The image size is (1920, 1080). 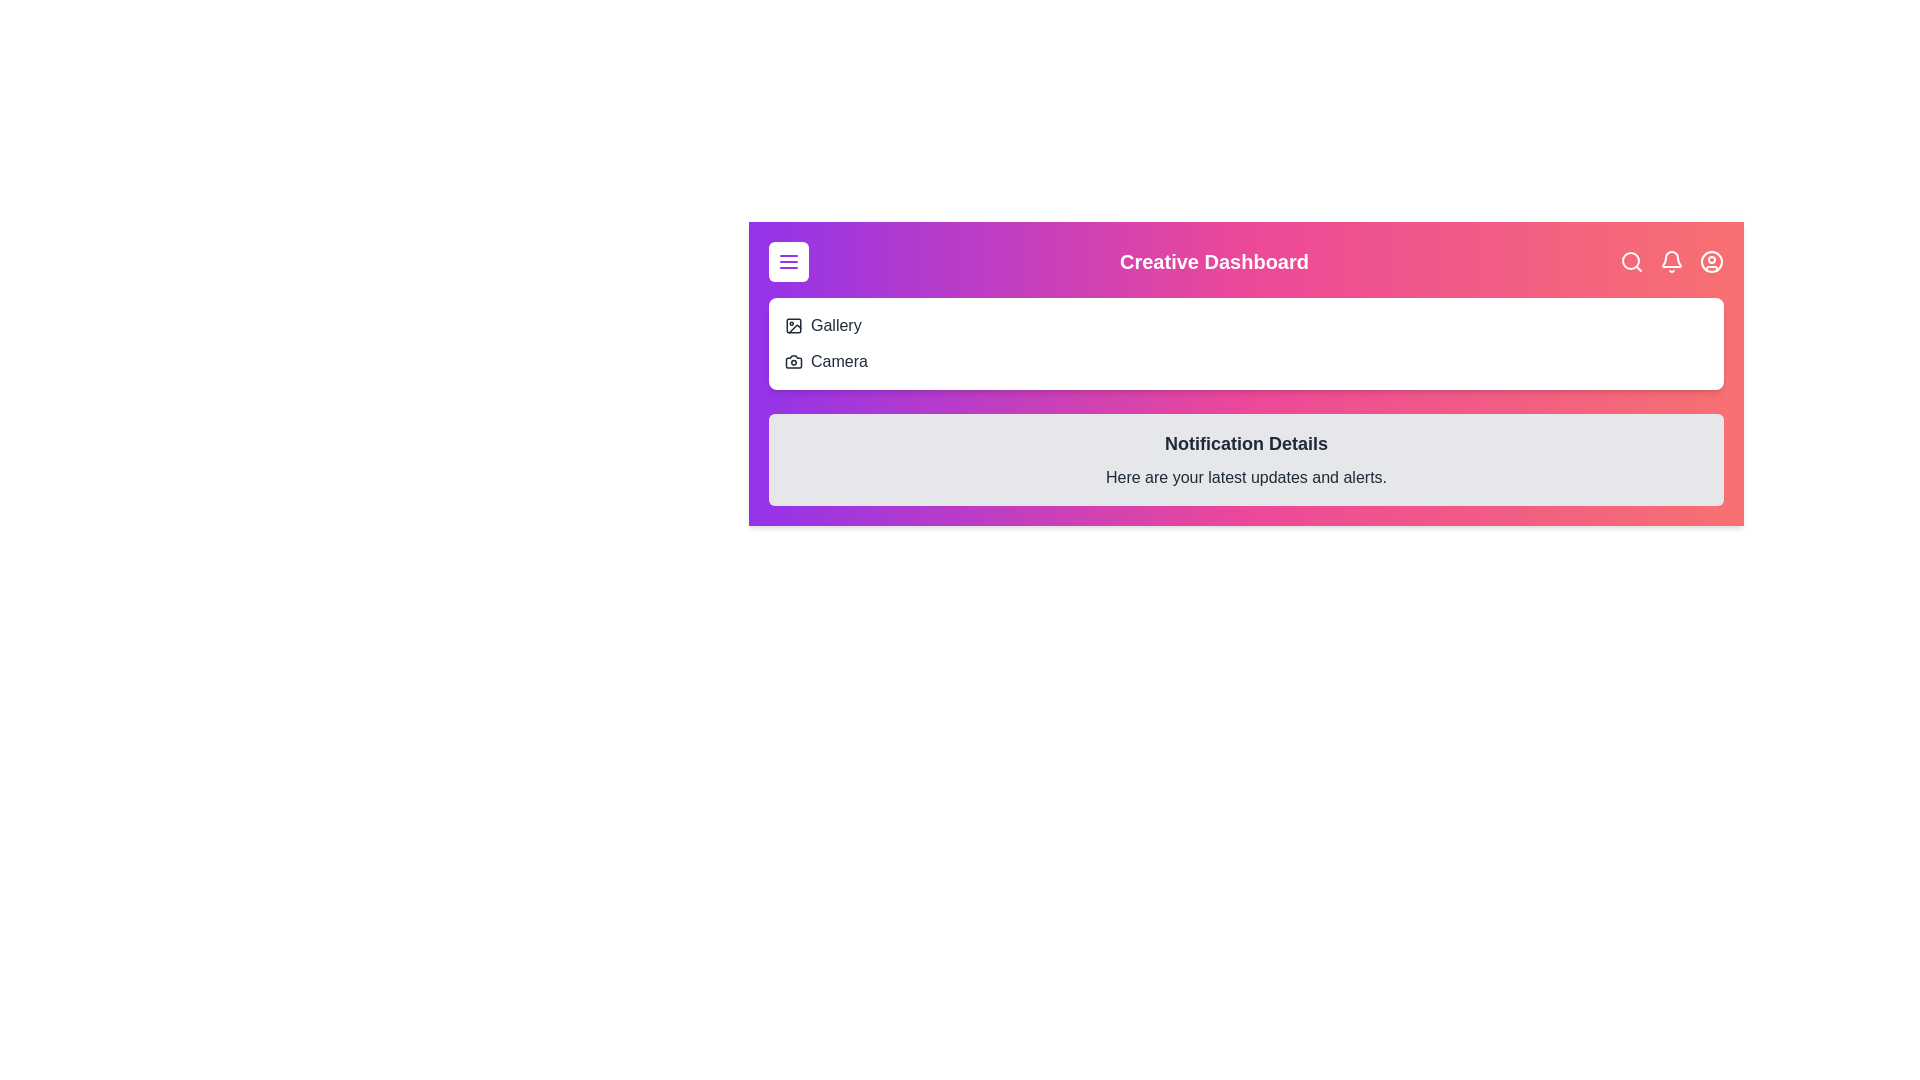 What do you see at coordinates (1711, 261) in the screenshot?
I see `the user icon to interact with it` at bounding box center [1711, 261].